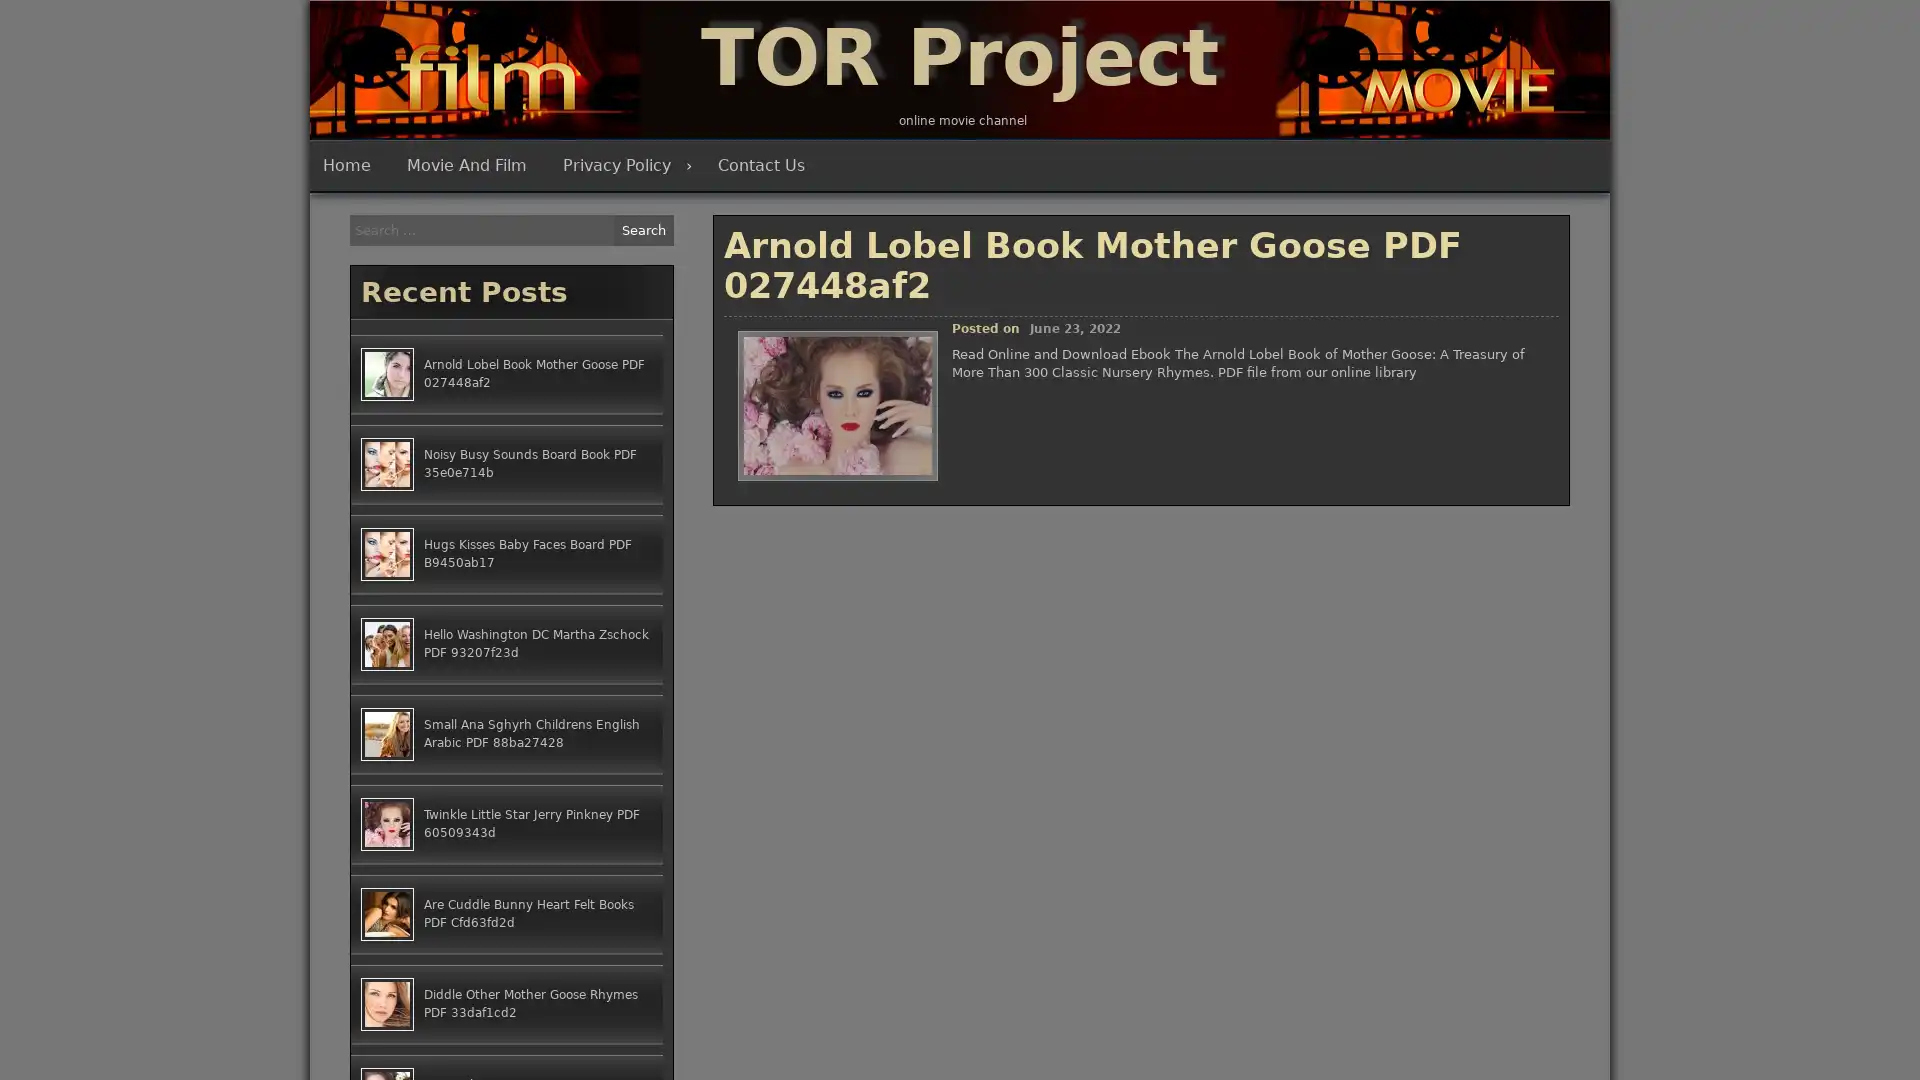 The height and width of the screenshot is (1080, 1920). What do you see at coordinates (643, 229) in the screenshot?
I see `Search` at bounding box center [643, 229].